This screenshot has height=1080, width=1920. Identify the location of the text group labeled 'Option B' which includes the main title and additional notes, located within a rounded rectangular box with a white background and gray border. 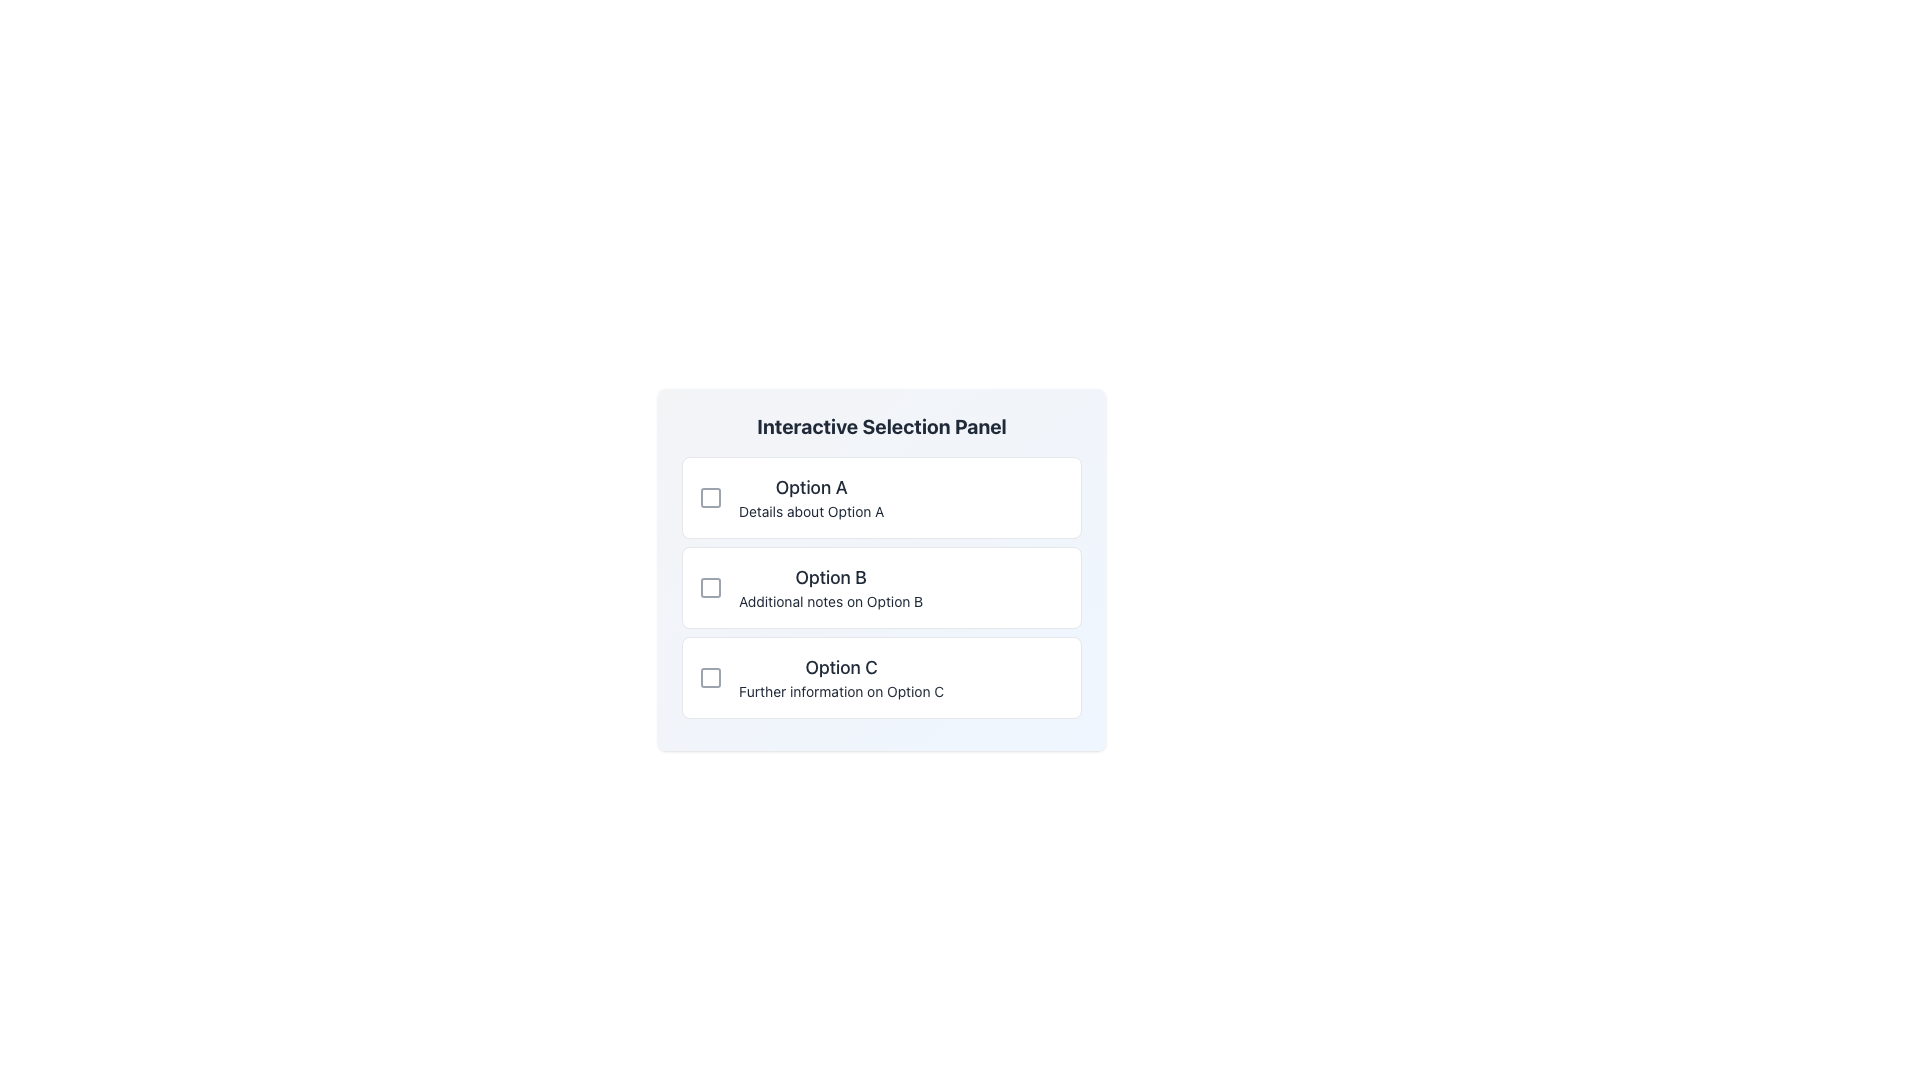
(831, 586).